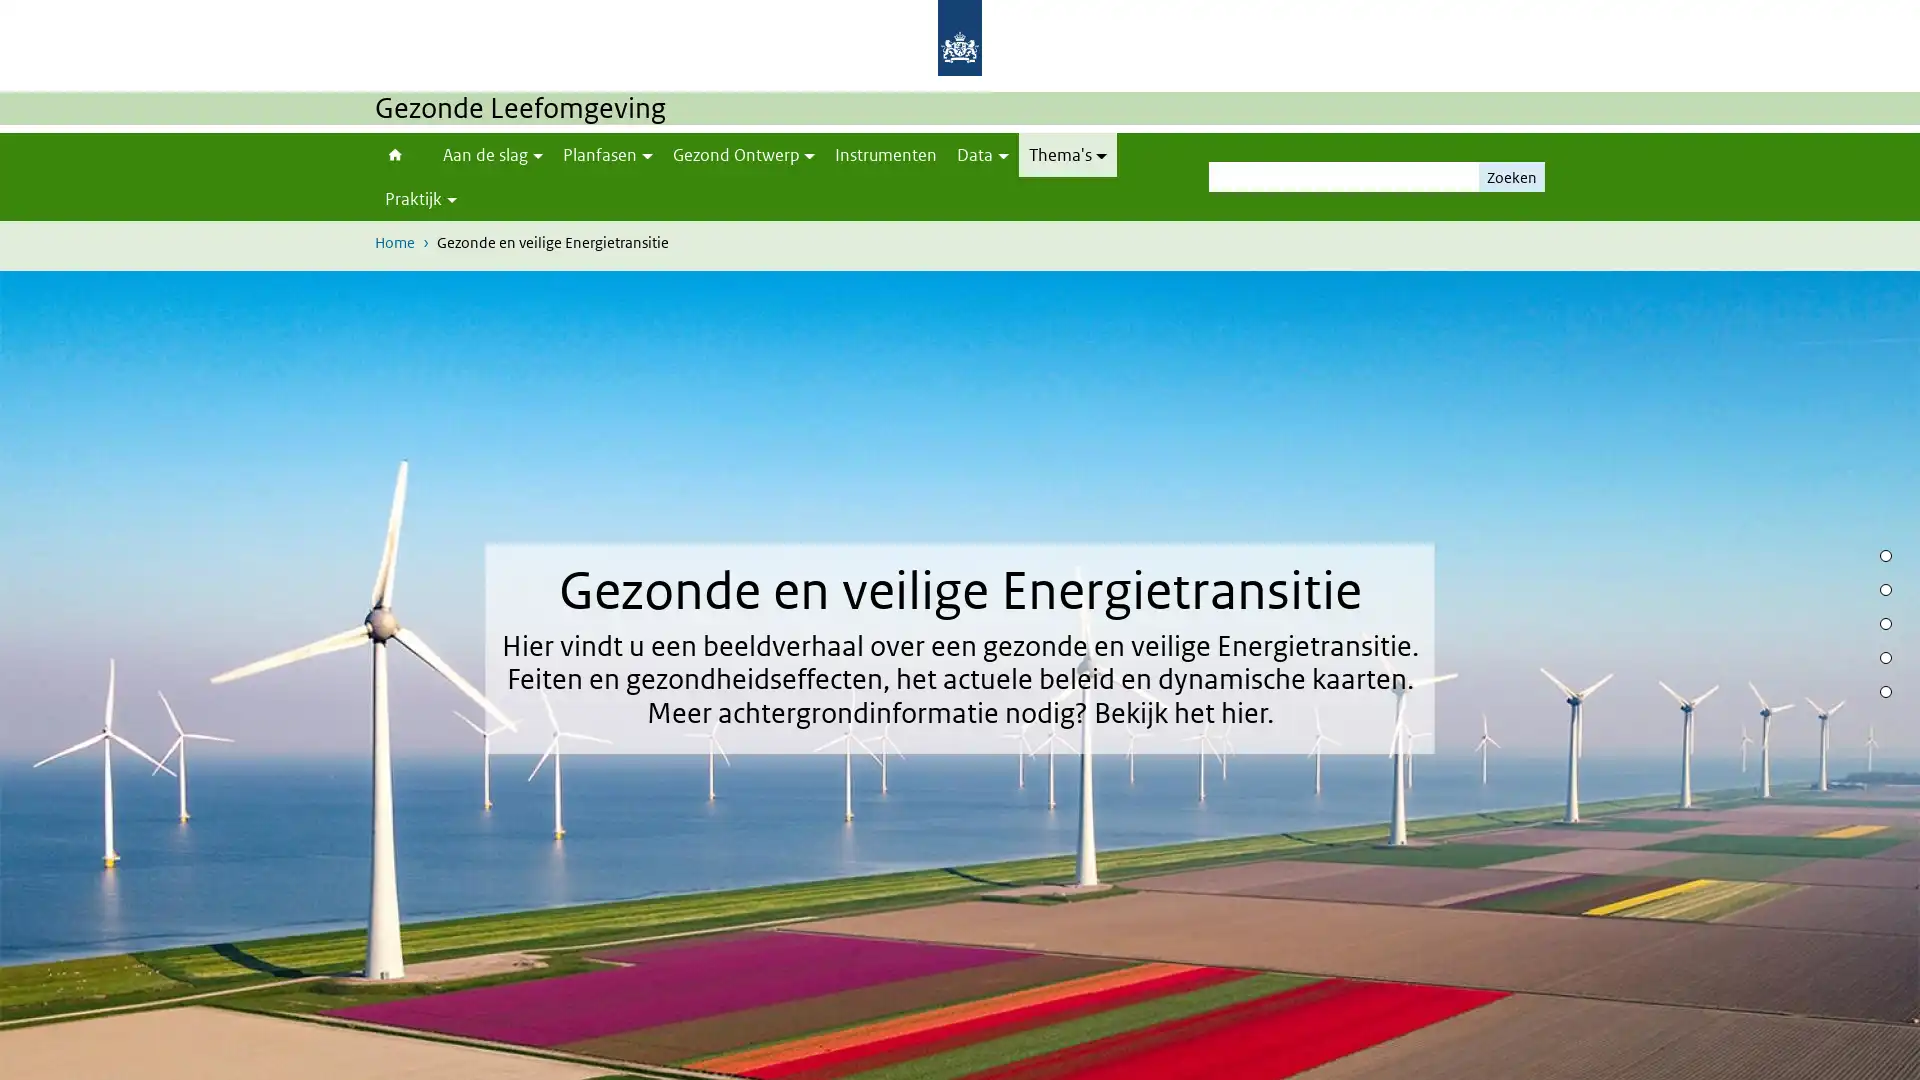 This screenshot has height=1080, width=1920. What do you see at coordinates (1512, 43) in the screenshot?
I see `Zoeken` at bounding box center [1512, 43].